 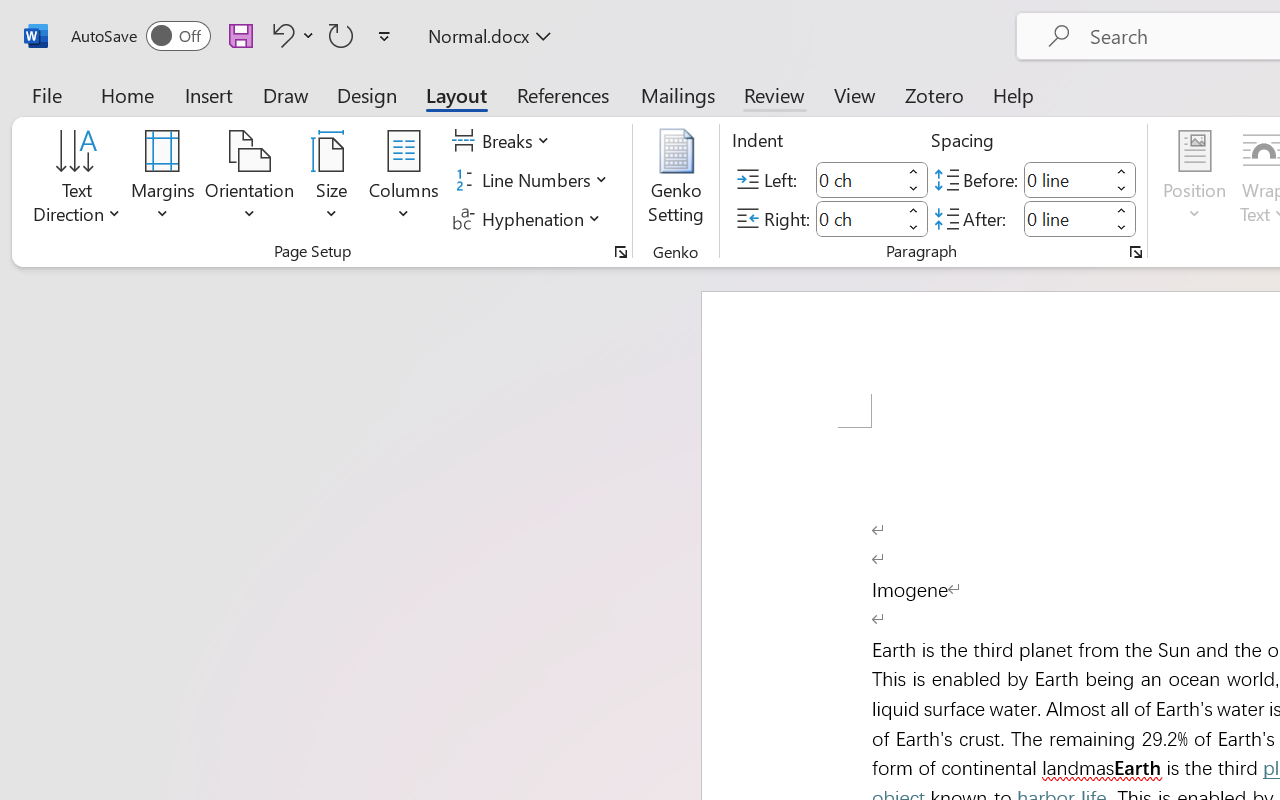 I want to click on 'Undo Paste Destination Formatting', so click(x=289, y=34).